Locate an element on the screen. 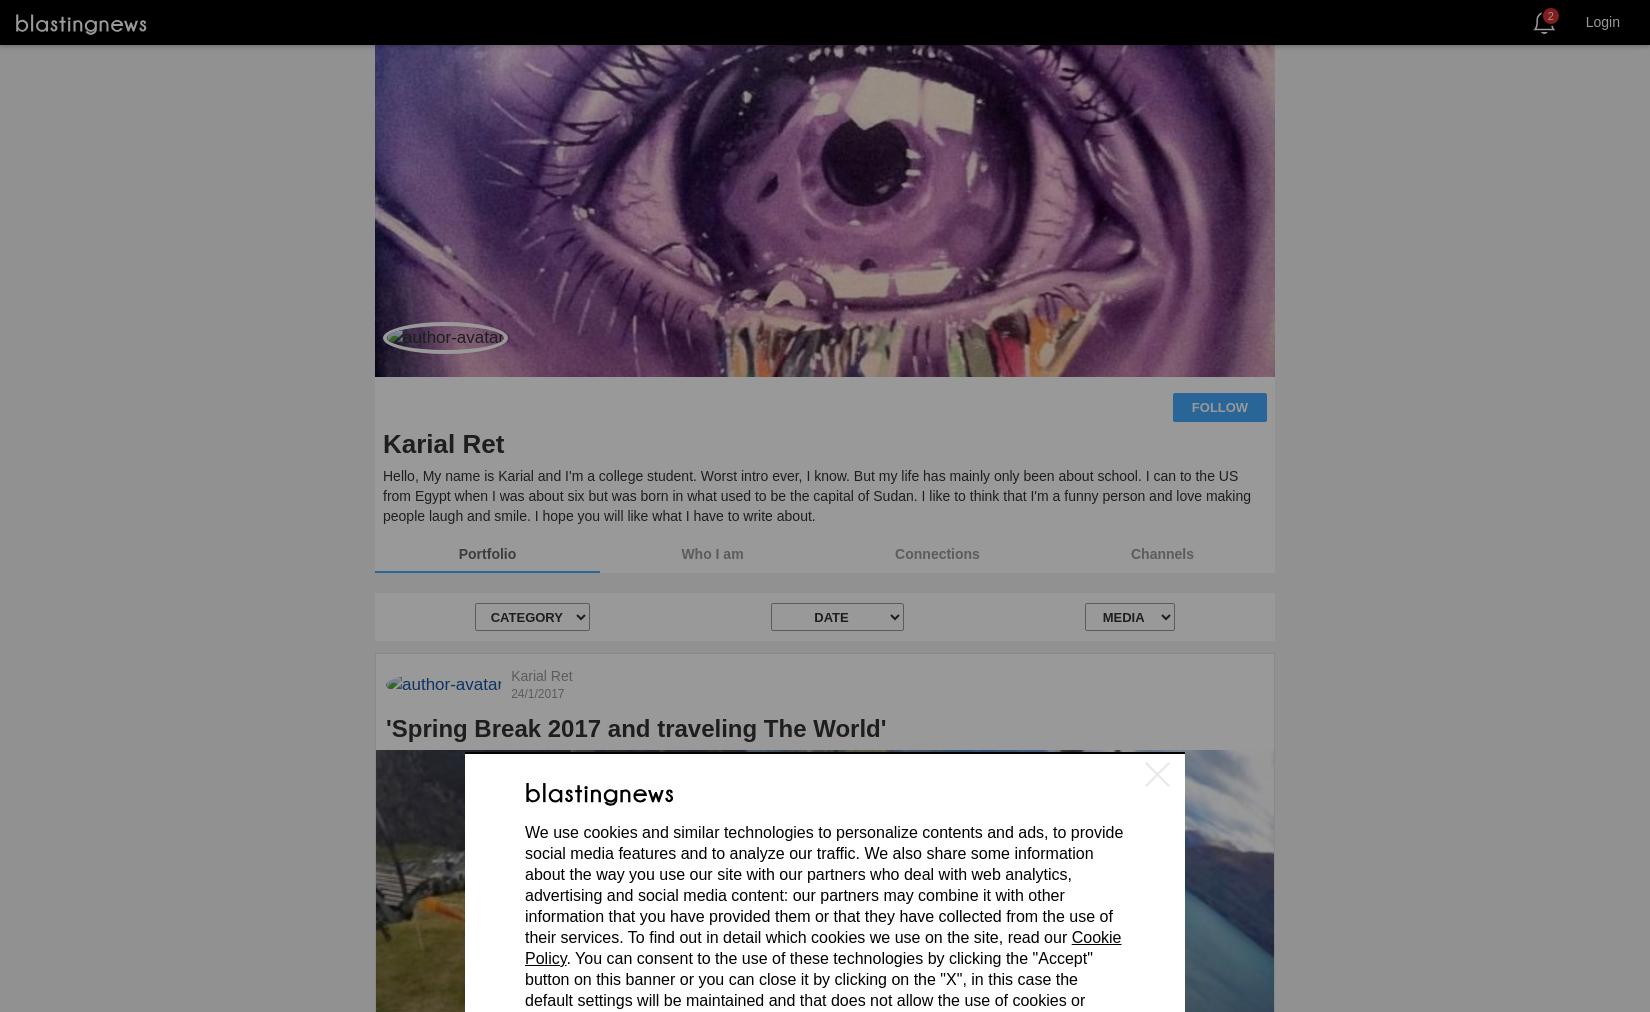  'Cookie Policy' is located at coordinates (822, 948).